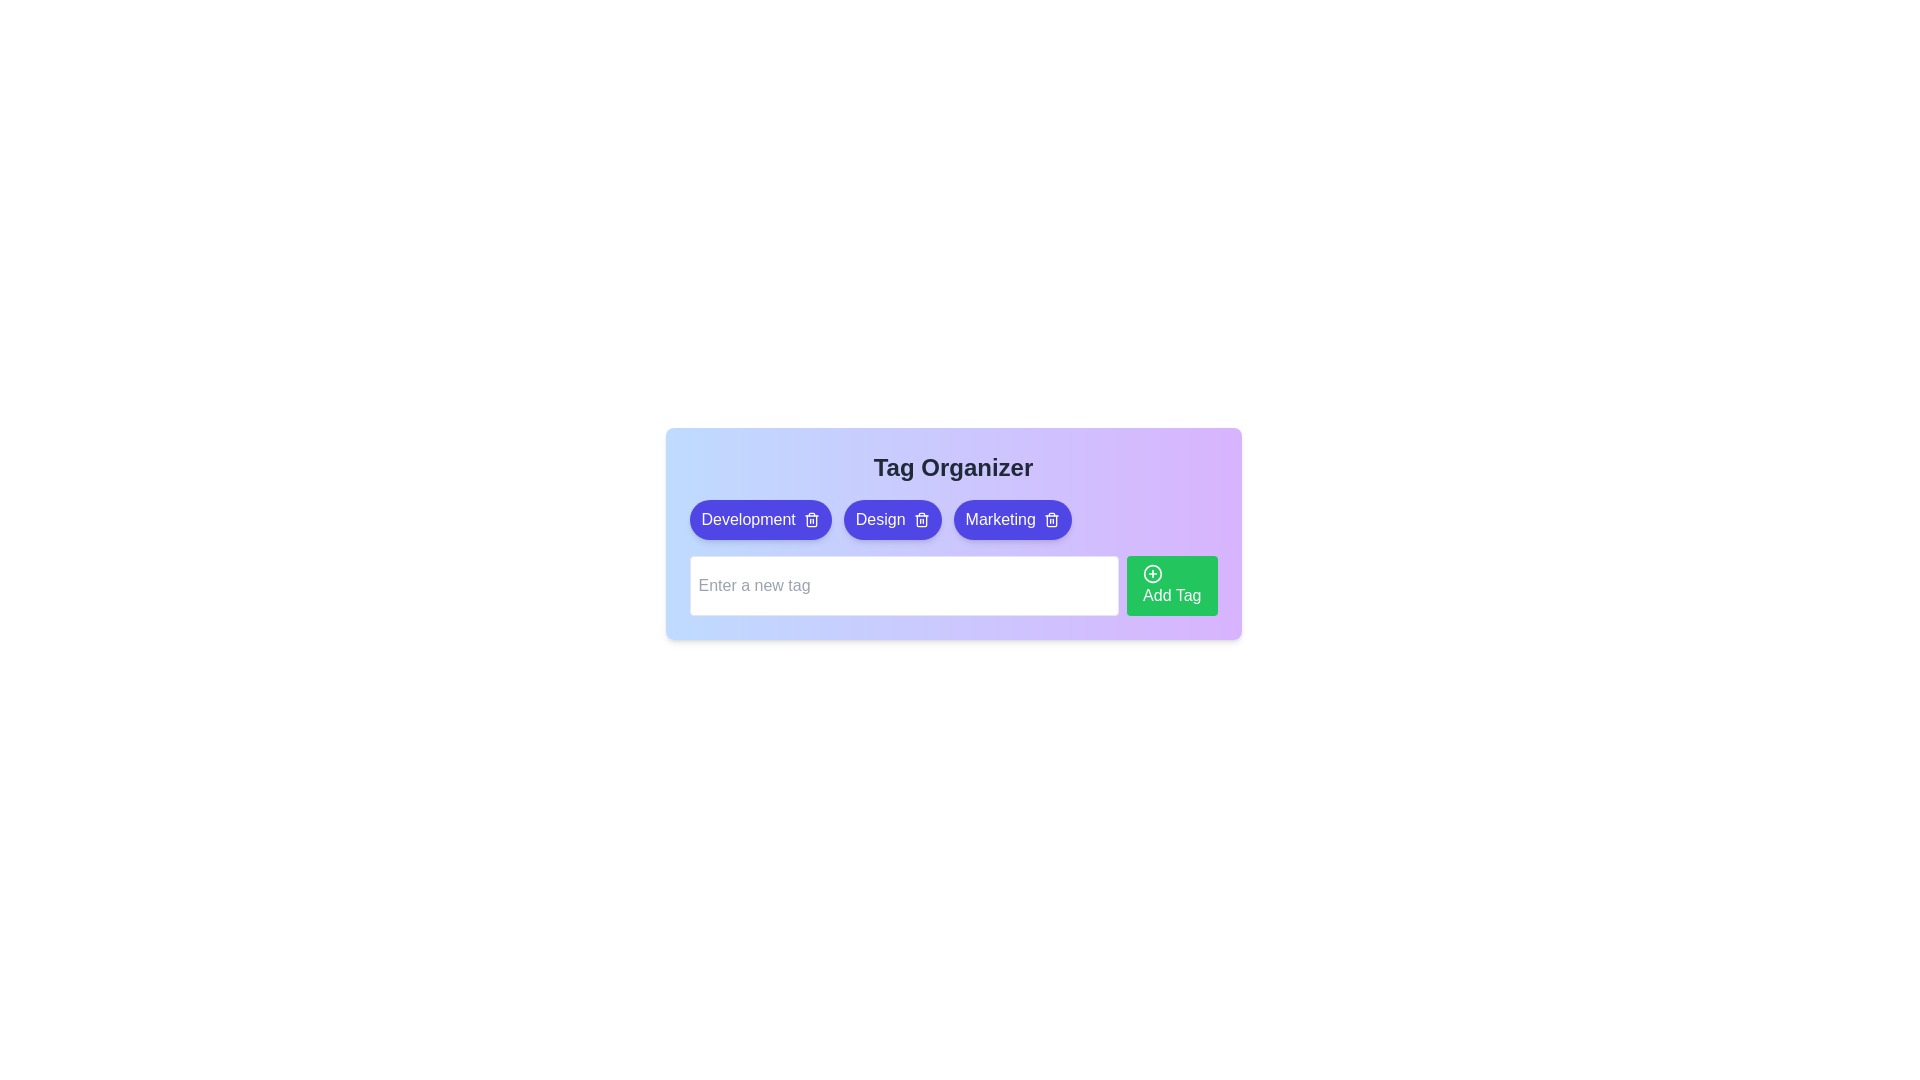 The image size is (1920, 1080). I want to click on the white trash can icon with a blue circular background, positioned to the right of the 'Design' text tag, to possibly display a tooltip, so click(920, 519).